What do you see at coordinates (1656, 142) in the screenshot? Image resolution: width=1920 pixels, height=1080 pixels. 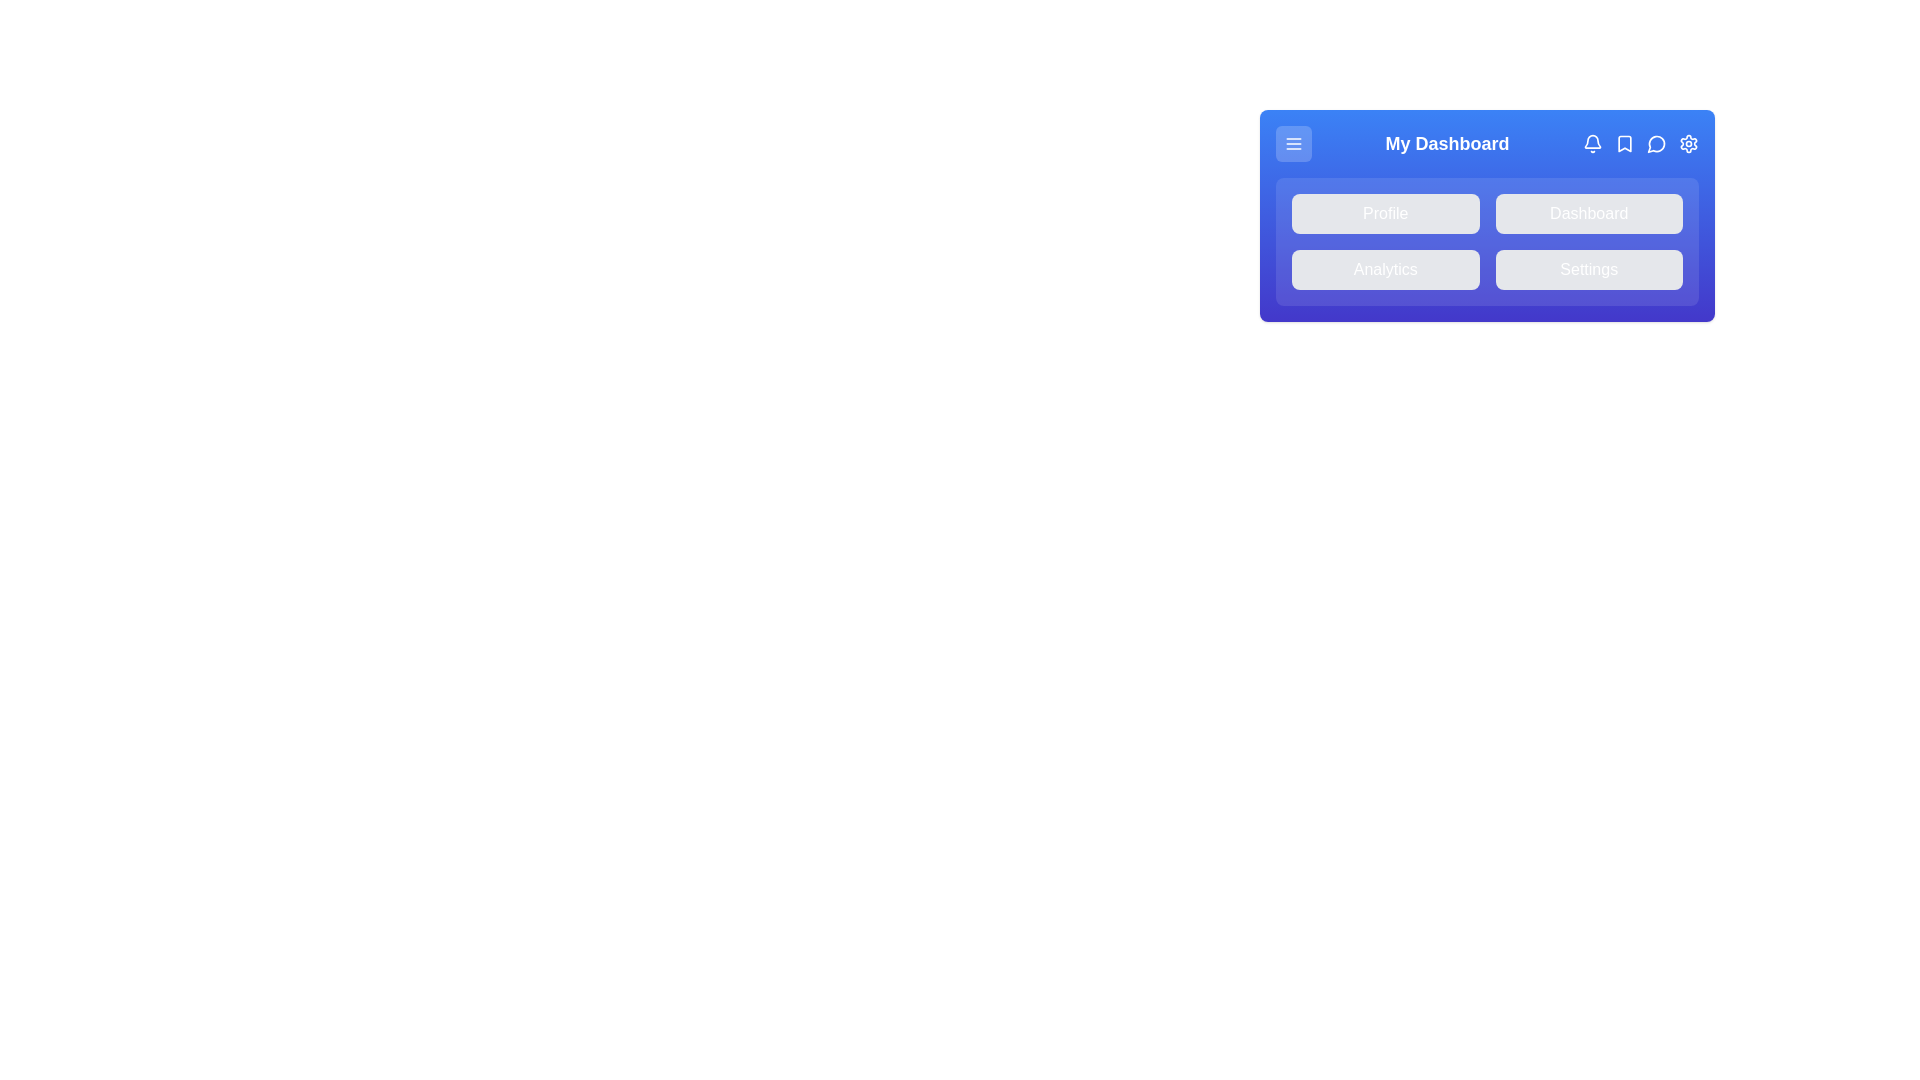 I see `the message icon in the app bar` at bounding box center [1656, 142].